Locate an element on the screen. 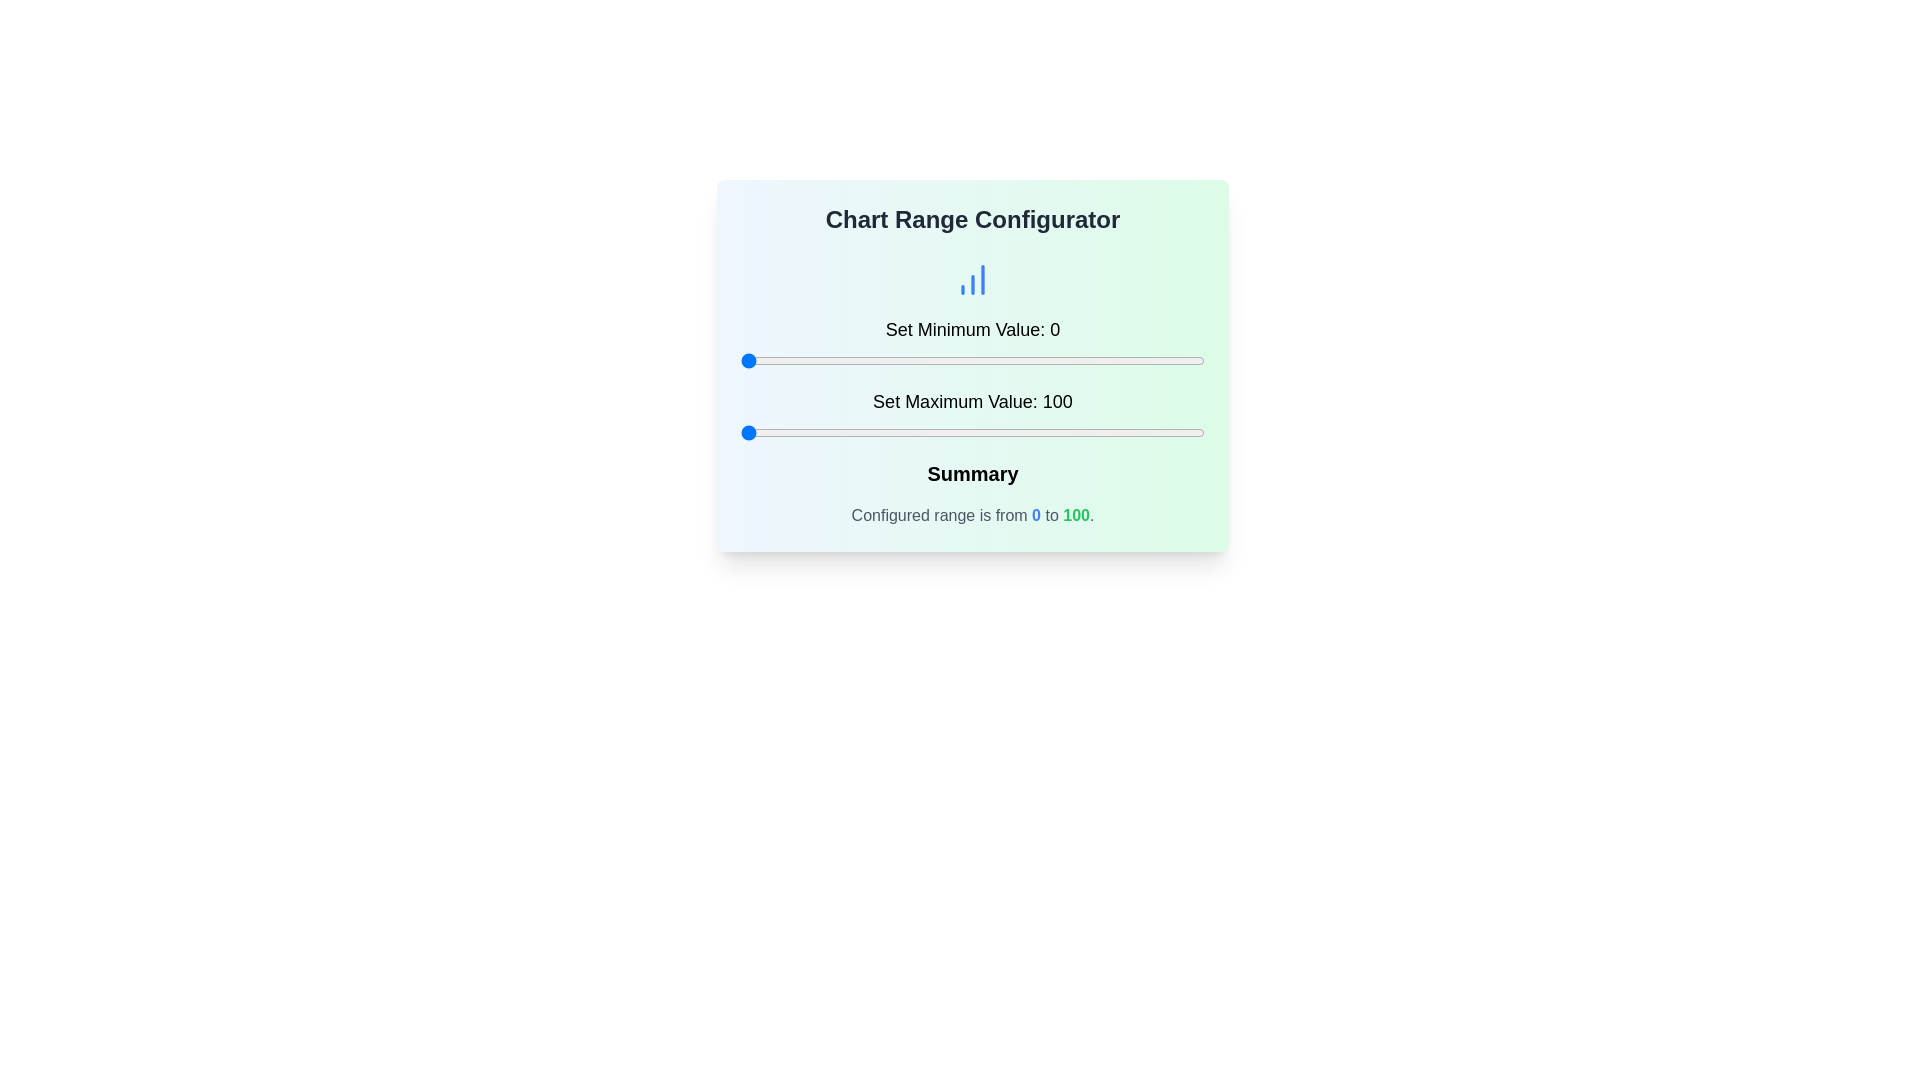  the minimum value slider to set the value to 36 is located at coordinates (906, 361).